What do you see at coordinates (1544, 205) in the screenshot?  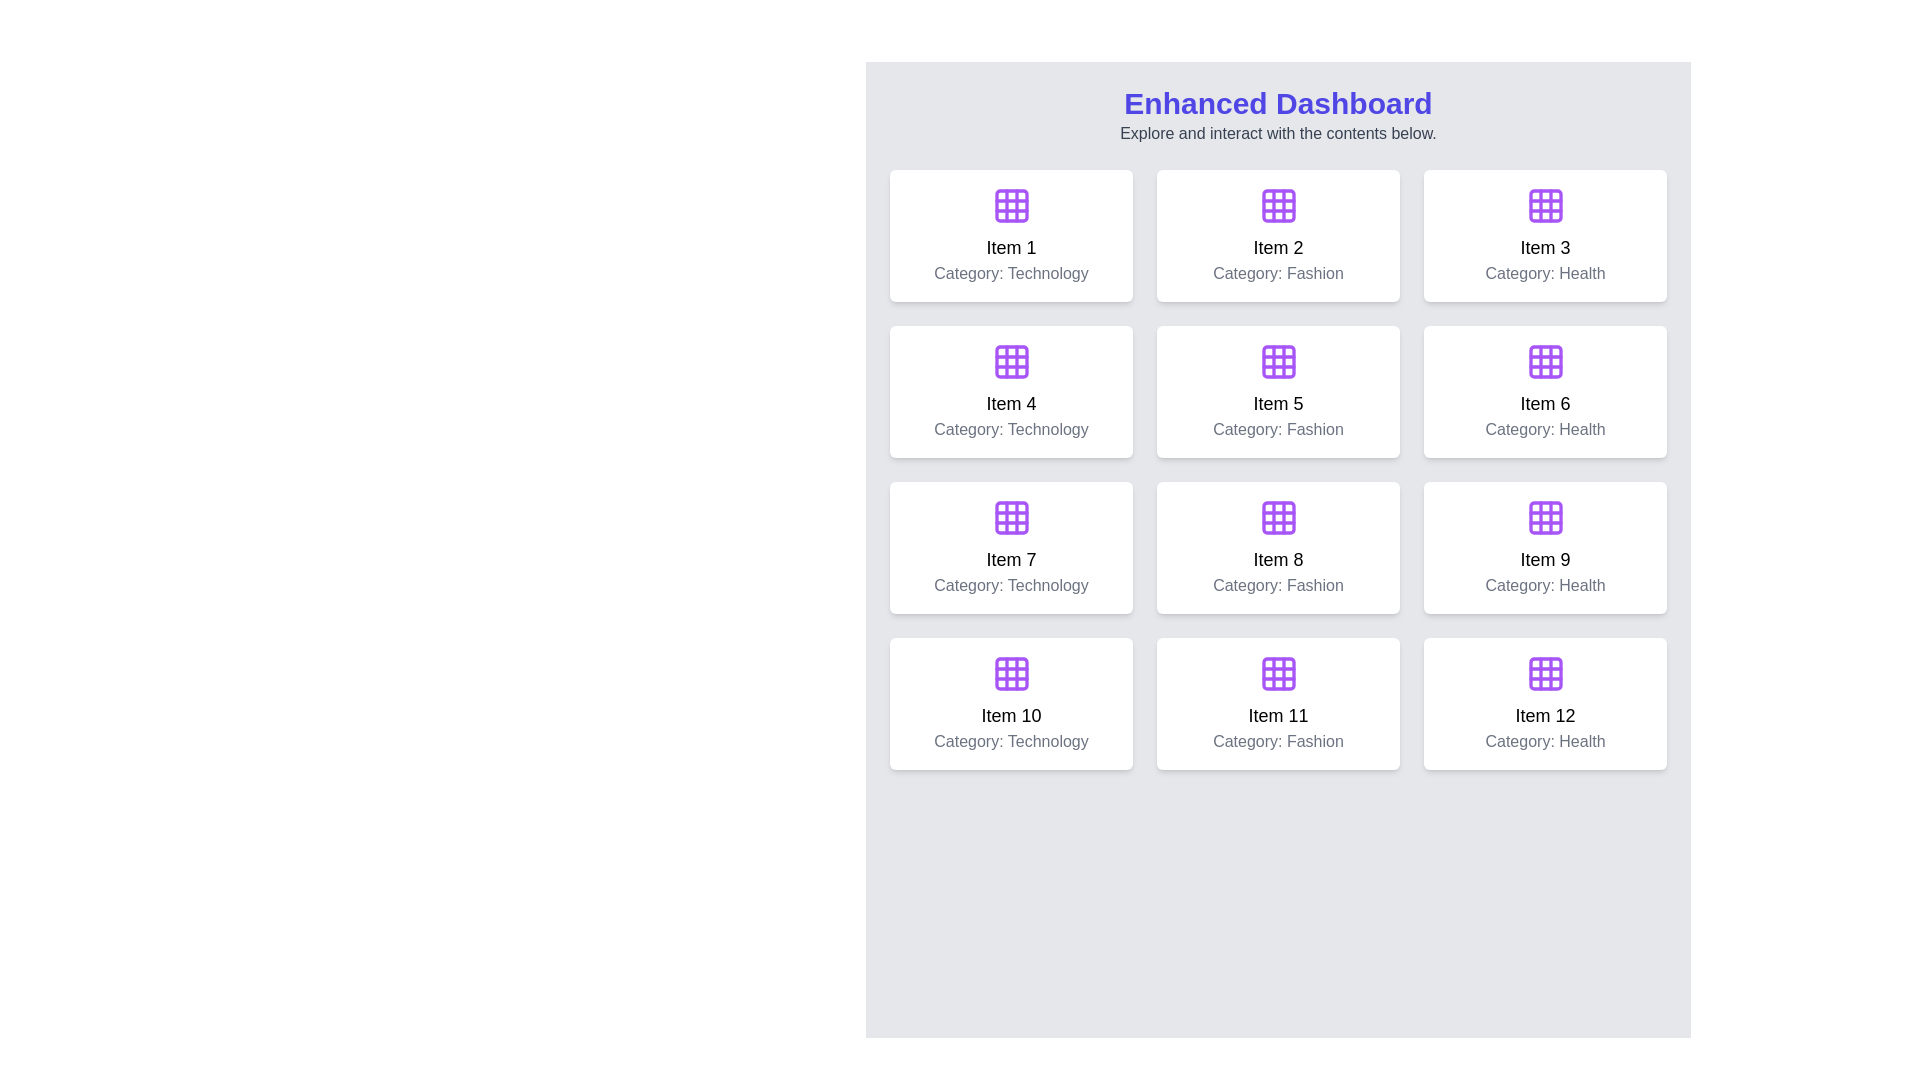 I see `the icon located at the top-right card titled 'Item 3' in the 'Category: Health' section` at bounding box center [1544, 205].